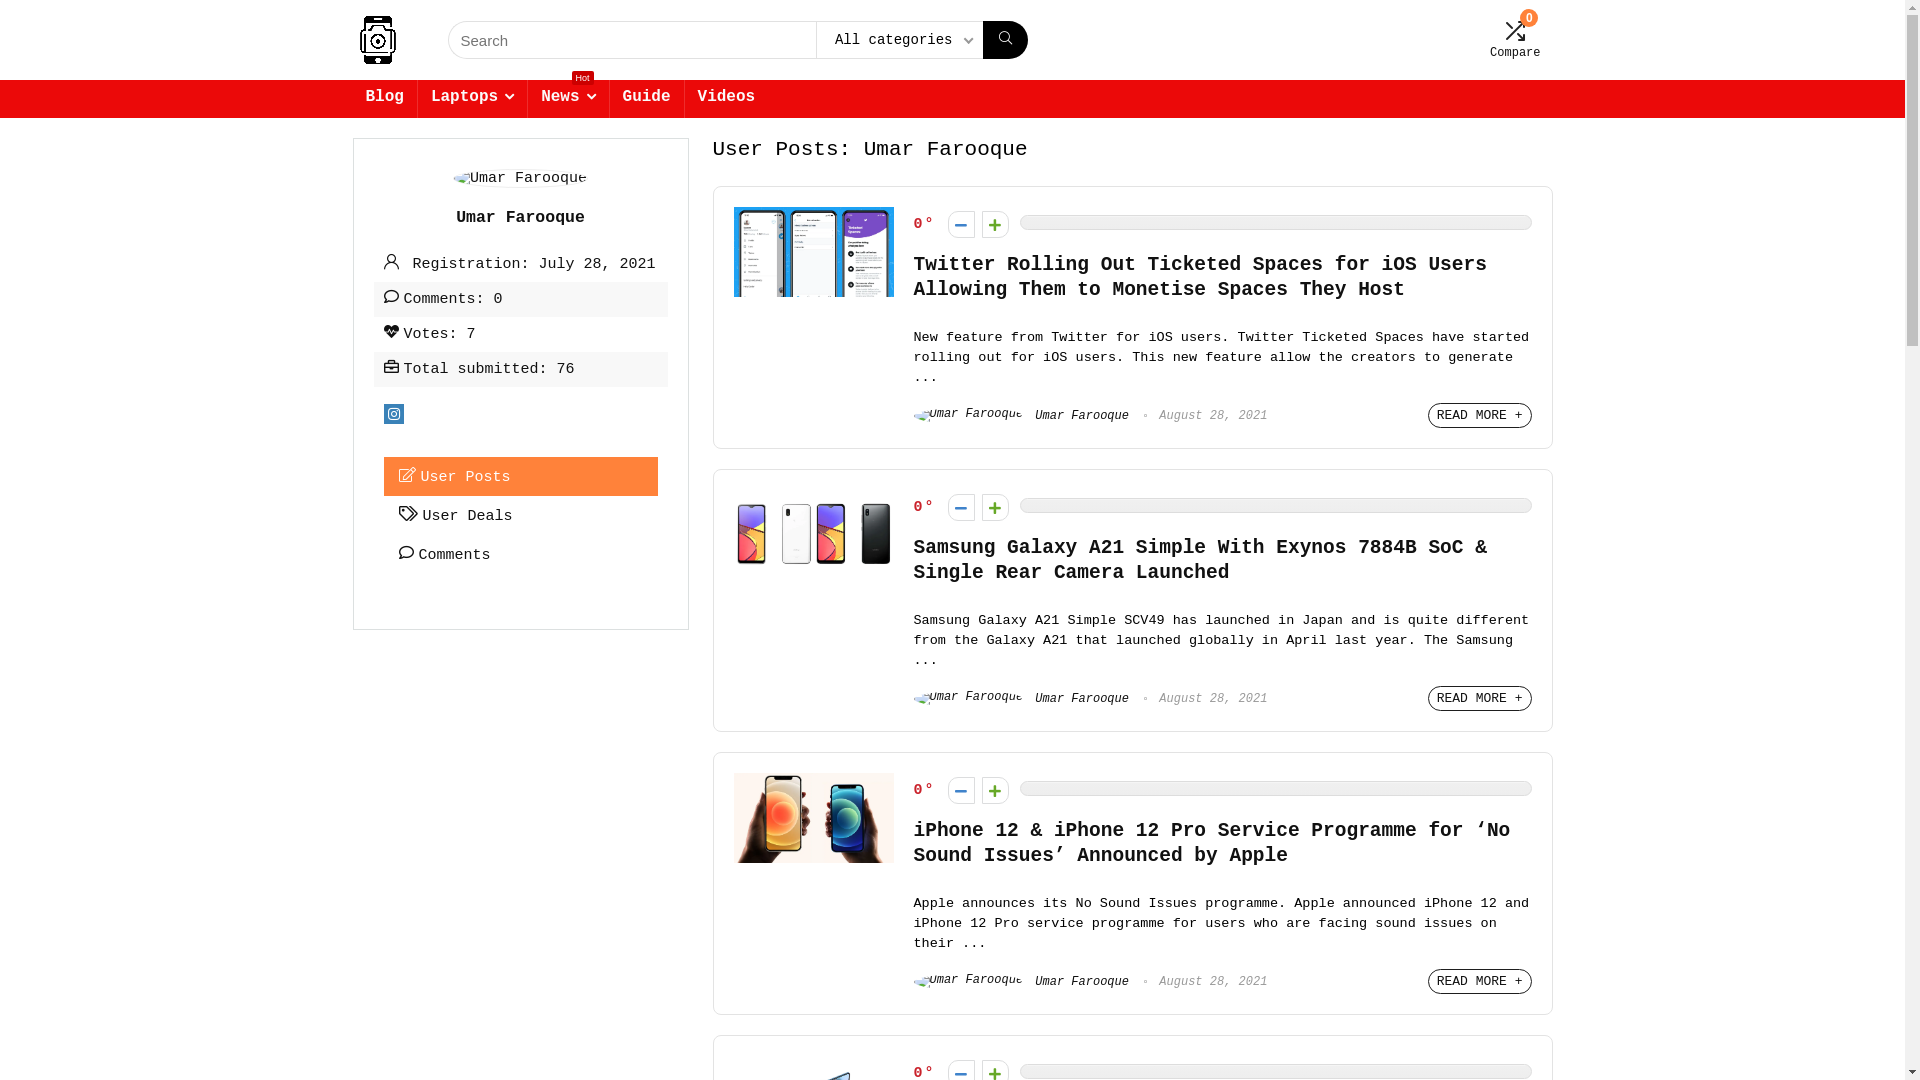  Describe the element at coordinates (1021, 981) in the screenshot. I see `'Umar Farooque'` at that location.